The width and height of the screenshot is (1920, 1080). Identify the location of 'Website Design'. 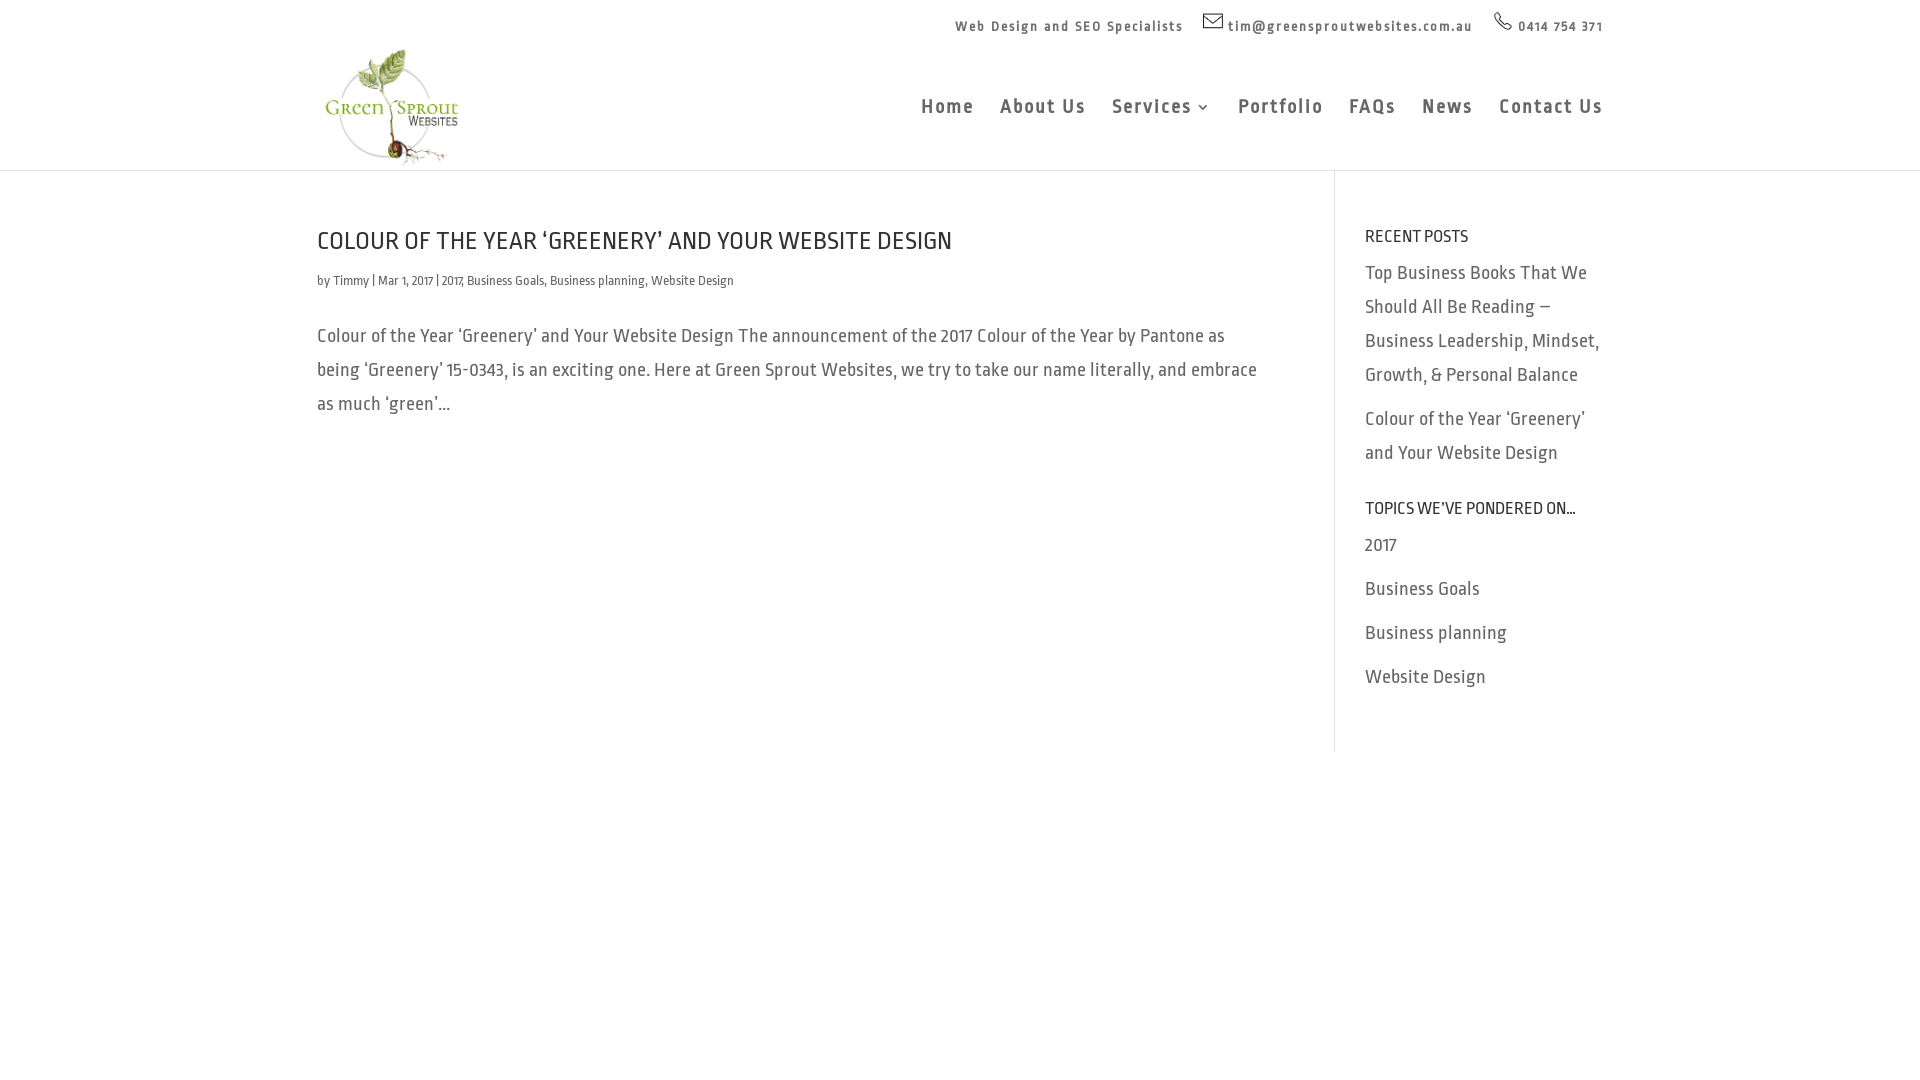
(1424, 676).